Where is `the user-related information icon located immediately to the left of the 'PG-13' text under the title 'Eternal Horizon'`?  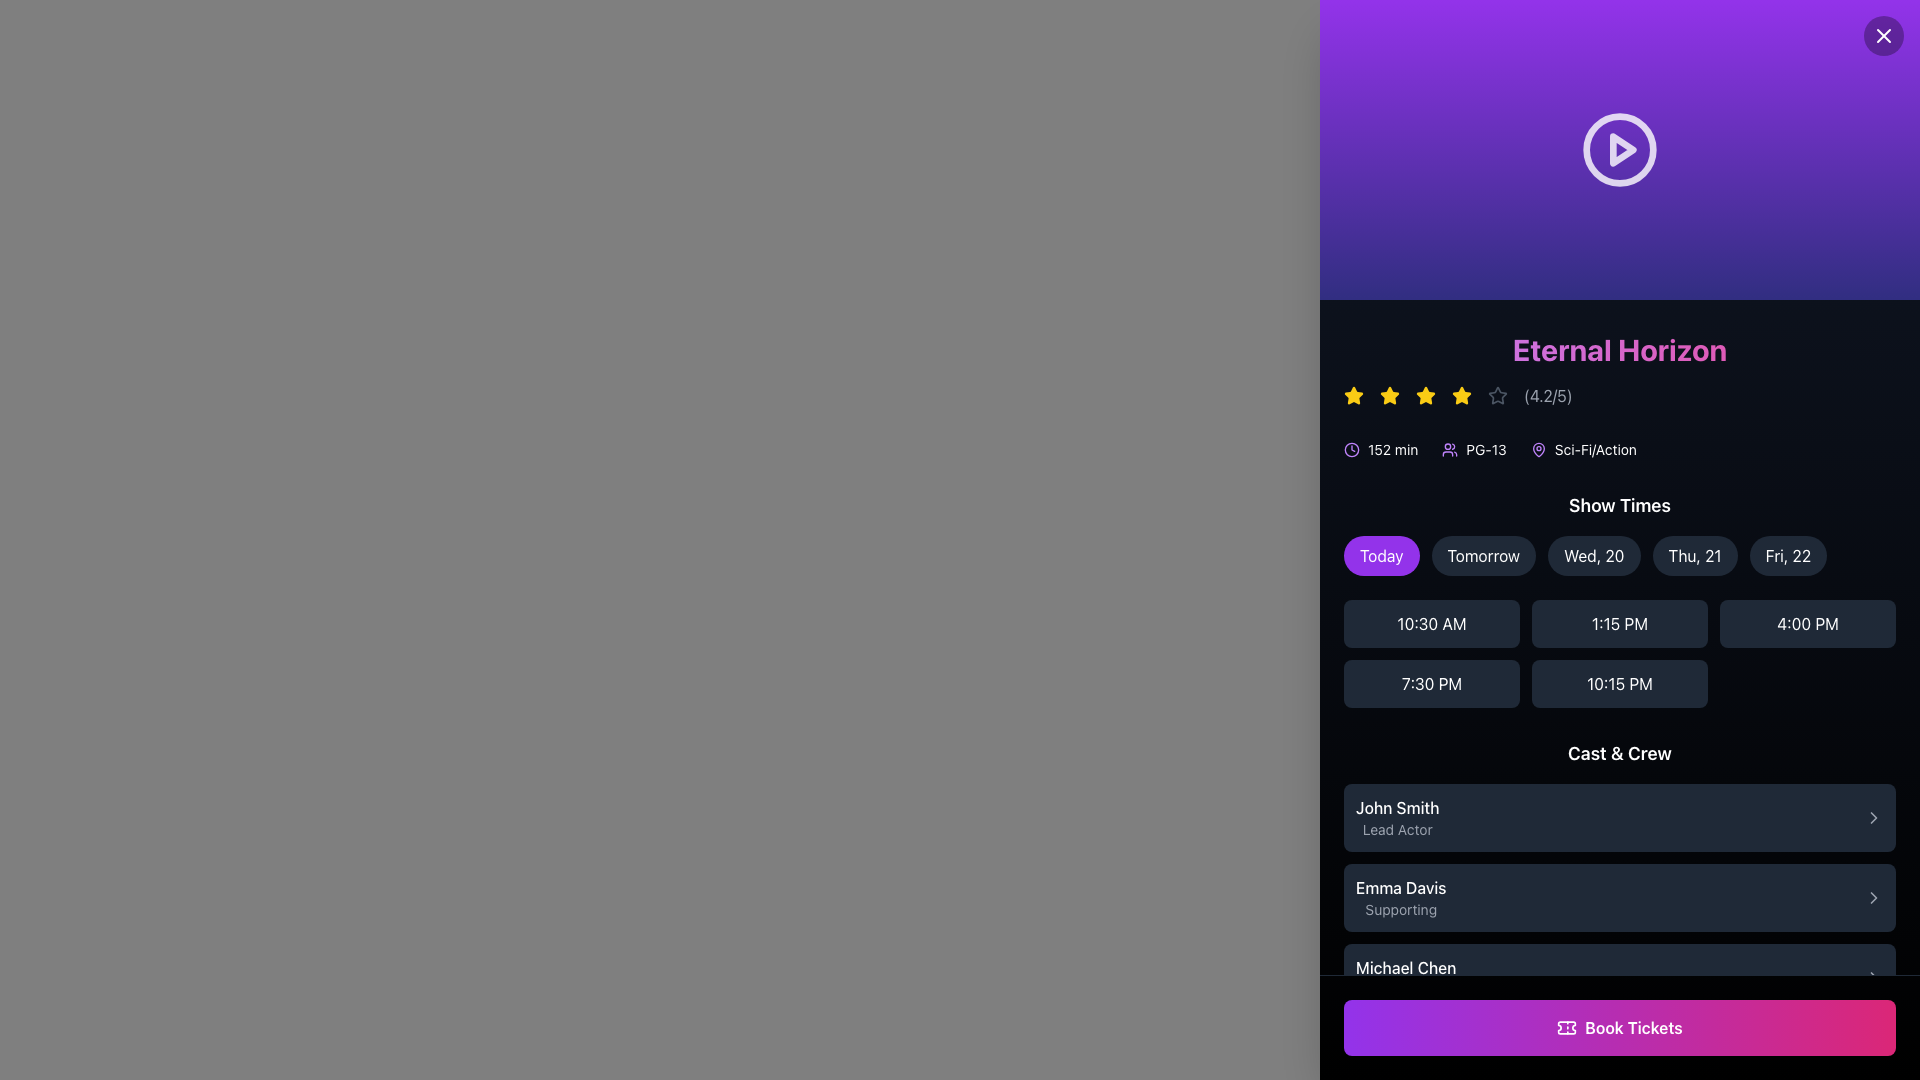
the user-related information icon located immediately to the left of the 'PG-13' text under the title 'Eternal Horizon' is located at coordinates (1450, 450).